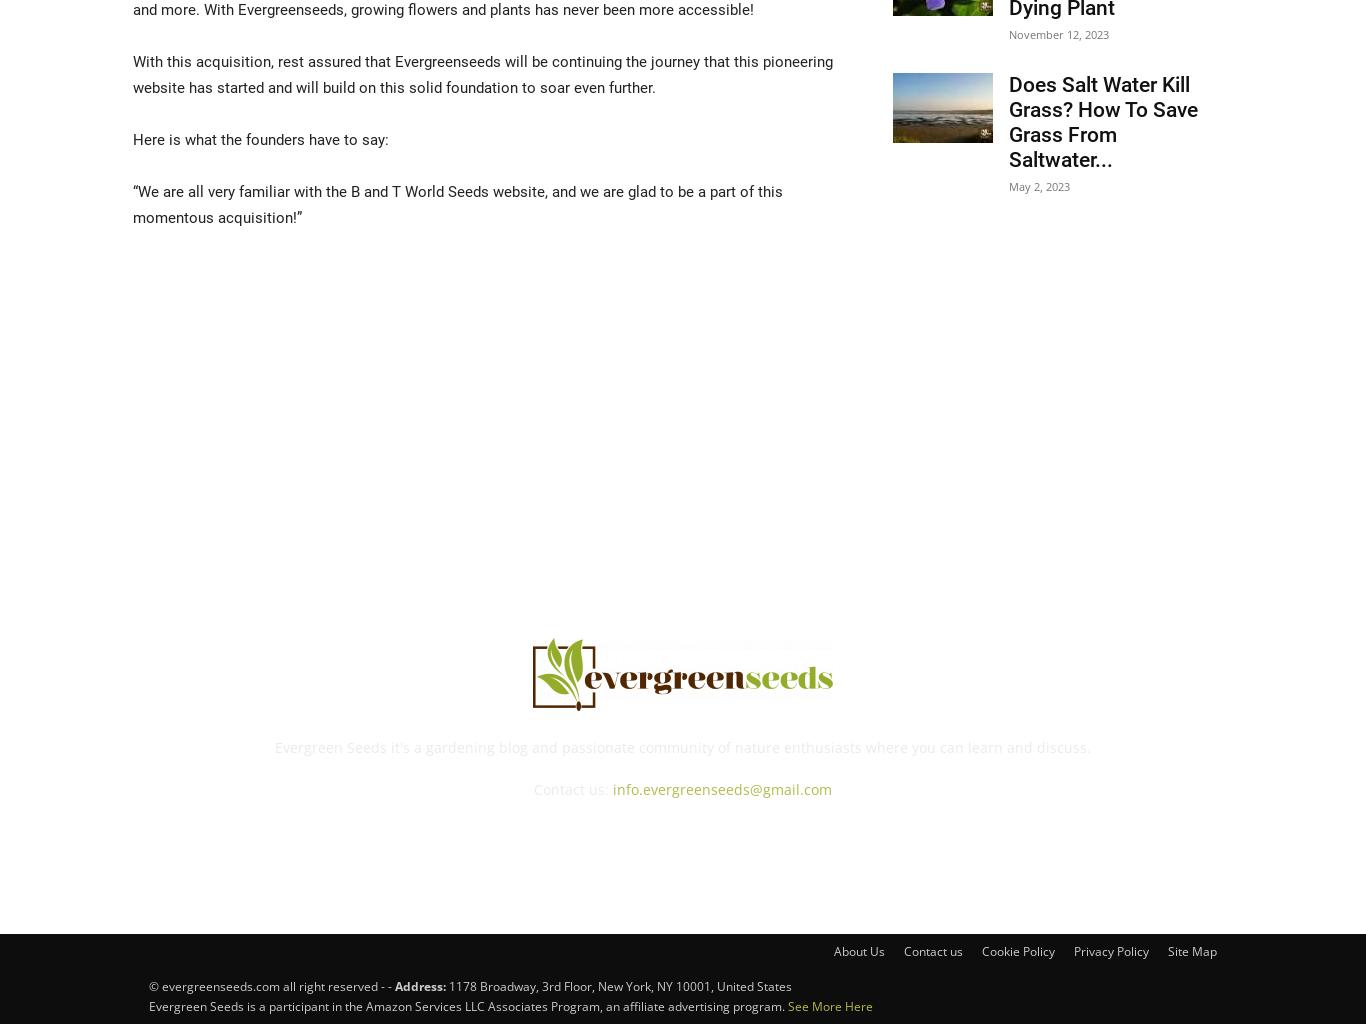  I want to click on 'Evergreen Seeds it's a gardening blog and passionate community of nature enthusiasts where you can learn and discuss.', so click(681, 746).